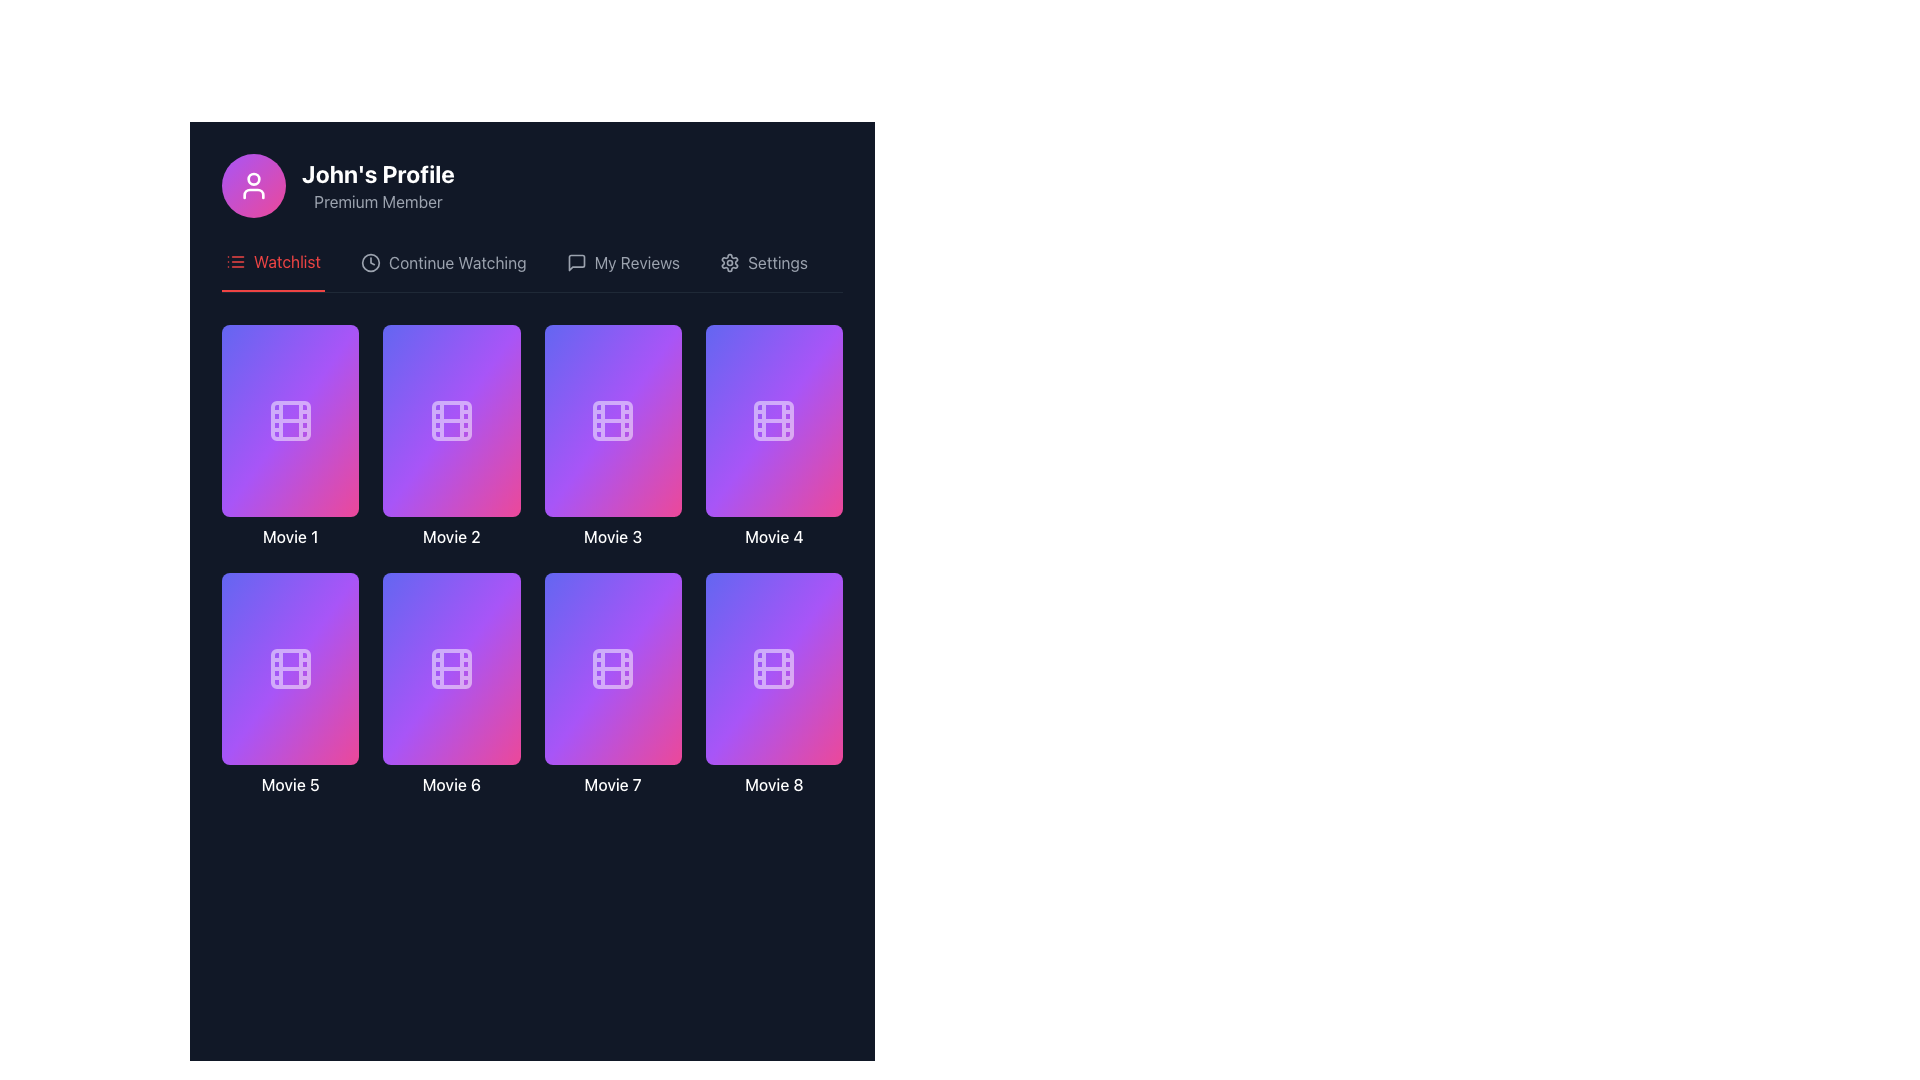  What do you see at coordinates (774, 659) in the screenshot?
I see `the triangular 'play' icon located in the bottom-right section of the eighth movie card in the grid layout to receive feedback` at bounding box center [774, 659].